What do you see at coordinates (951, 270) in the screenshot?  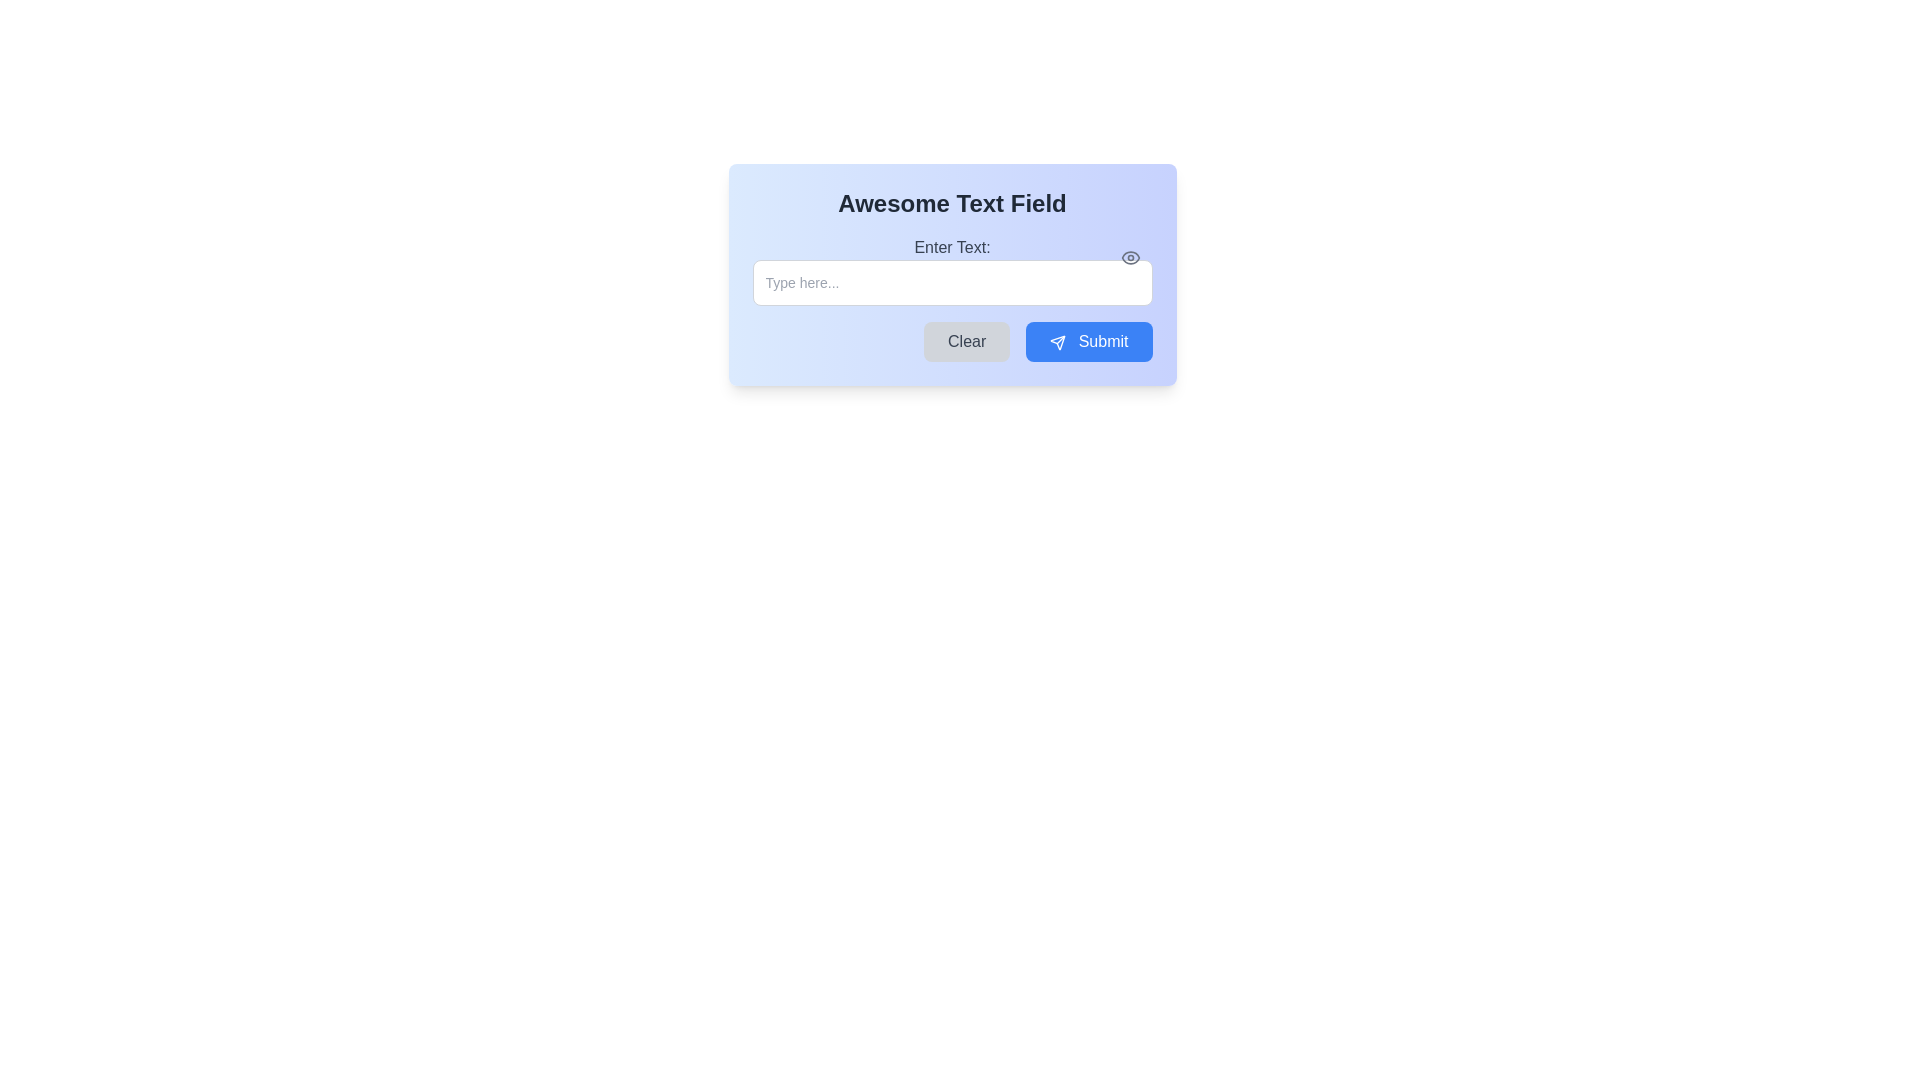 I see `the 'This is a password' text input field, which is styled with rounded corners and a placeholder text 'Type here...', located below the label 'Enter Text:' in the 'Awesome Text Field' area` at bounding box center [951, 270].